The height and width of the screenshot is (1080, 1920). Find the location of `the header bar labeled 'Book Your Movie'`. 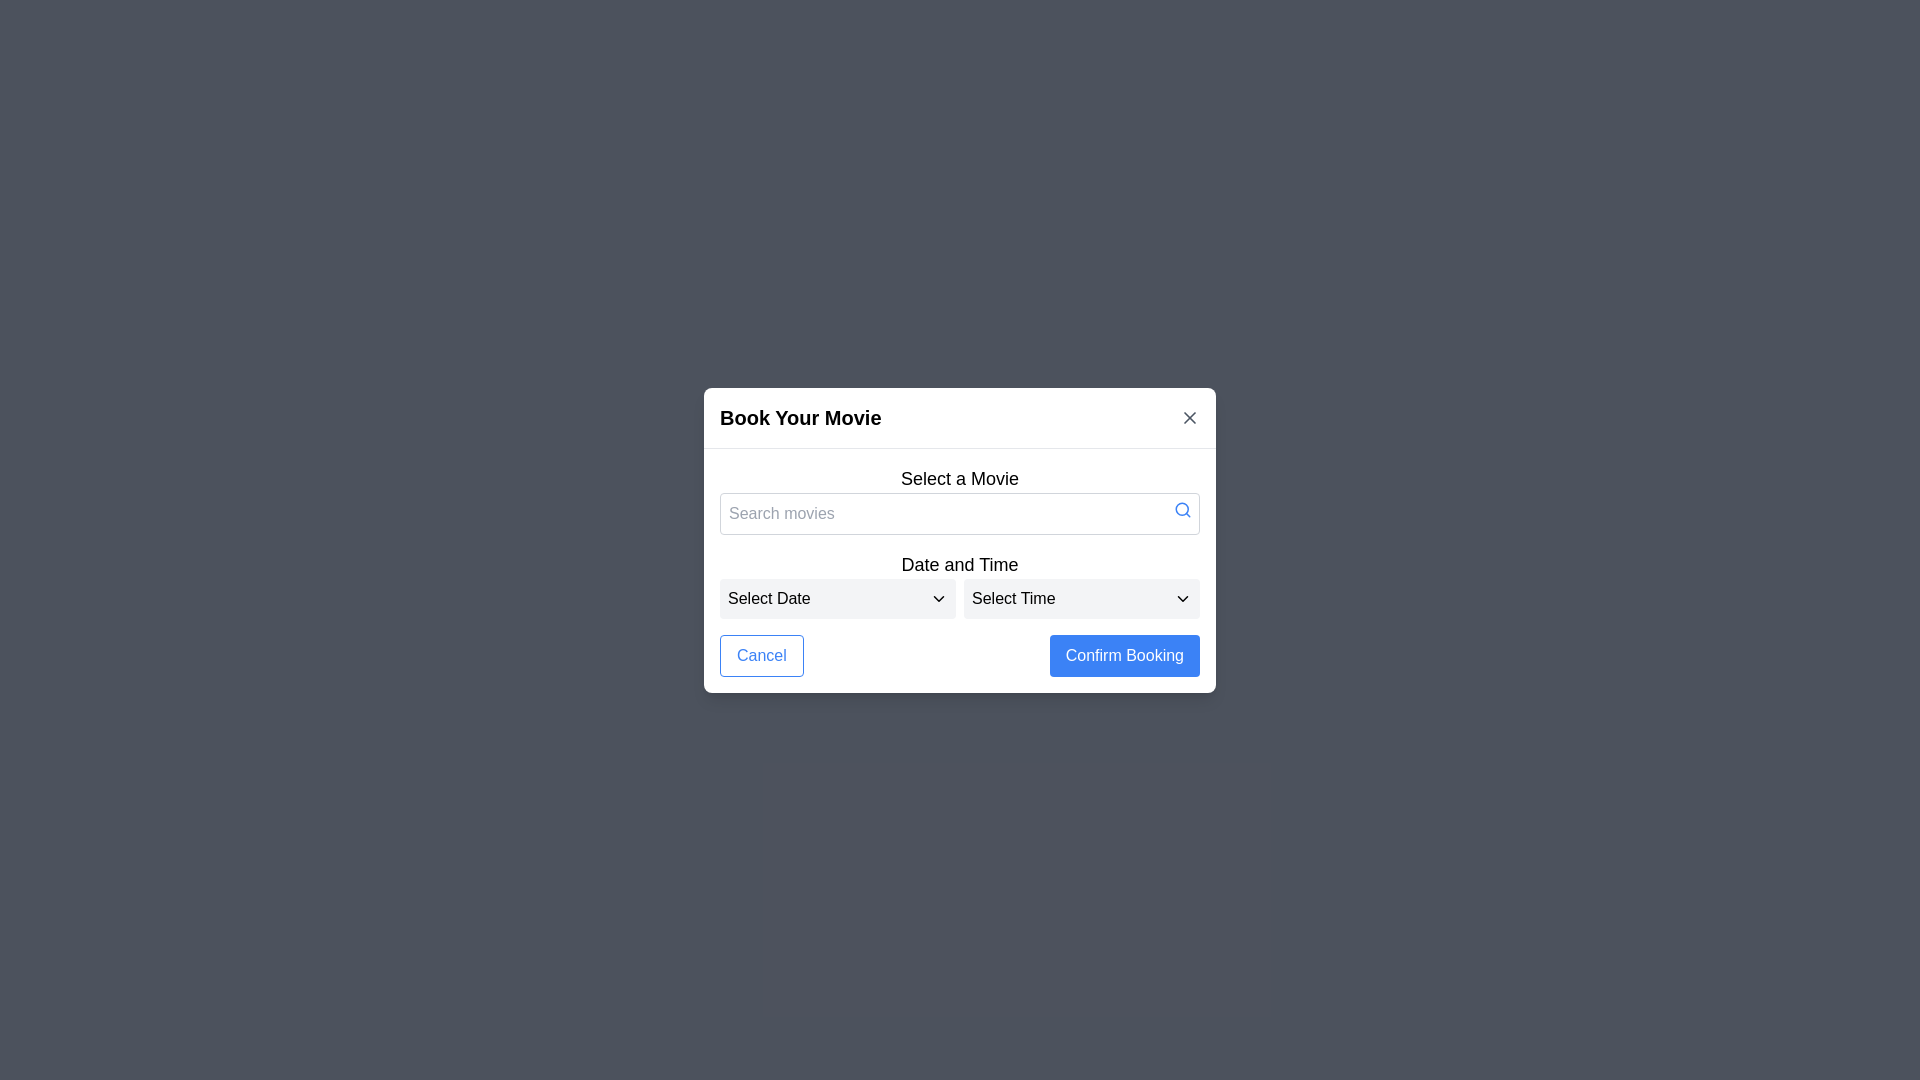

the header bar labeled 'Book Your Movie' is located at coordinates (960, 416).